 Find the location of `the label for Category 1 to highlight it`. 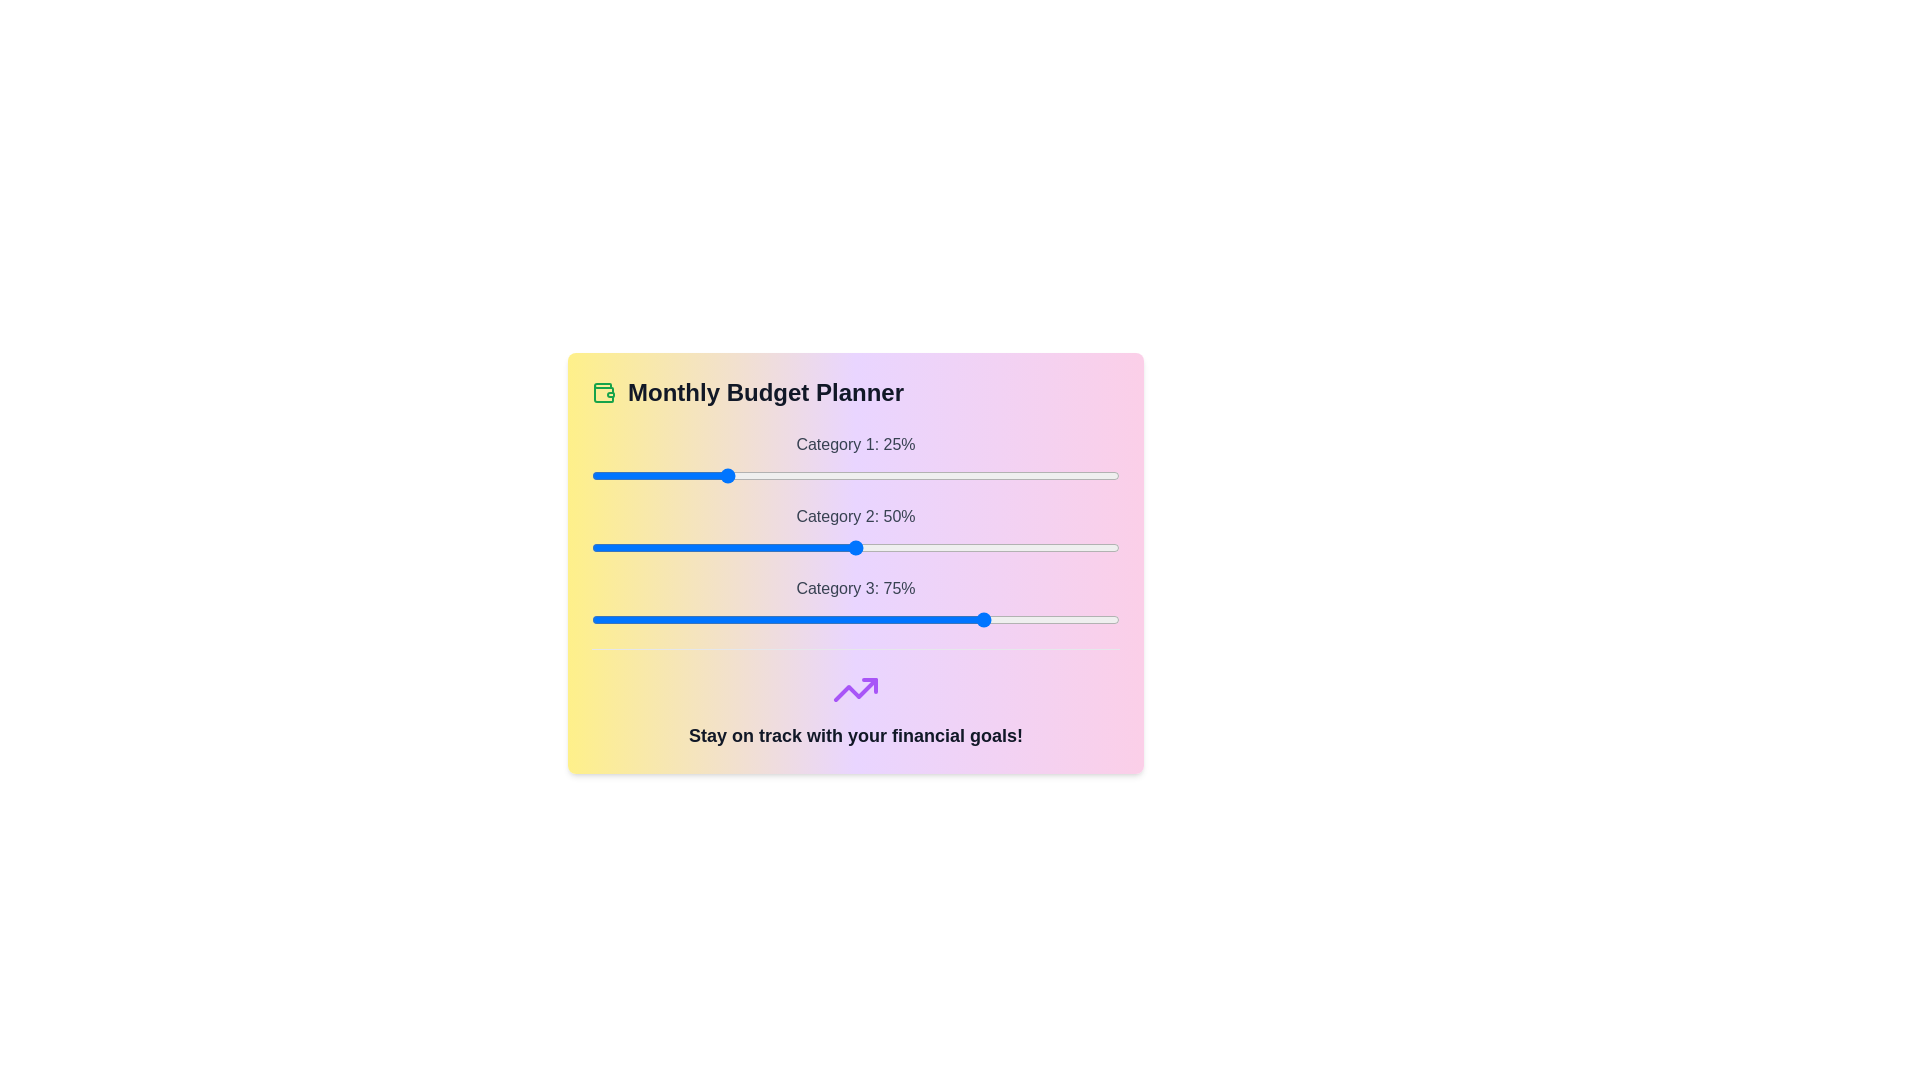

the label for Category 1 to highlight it is located at coordinates (855, 443).